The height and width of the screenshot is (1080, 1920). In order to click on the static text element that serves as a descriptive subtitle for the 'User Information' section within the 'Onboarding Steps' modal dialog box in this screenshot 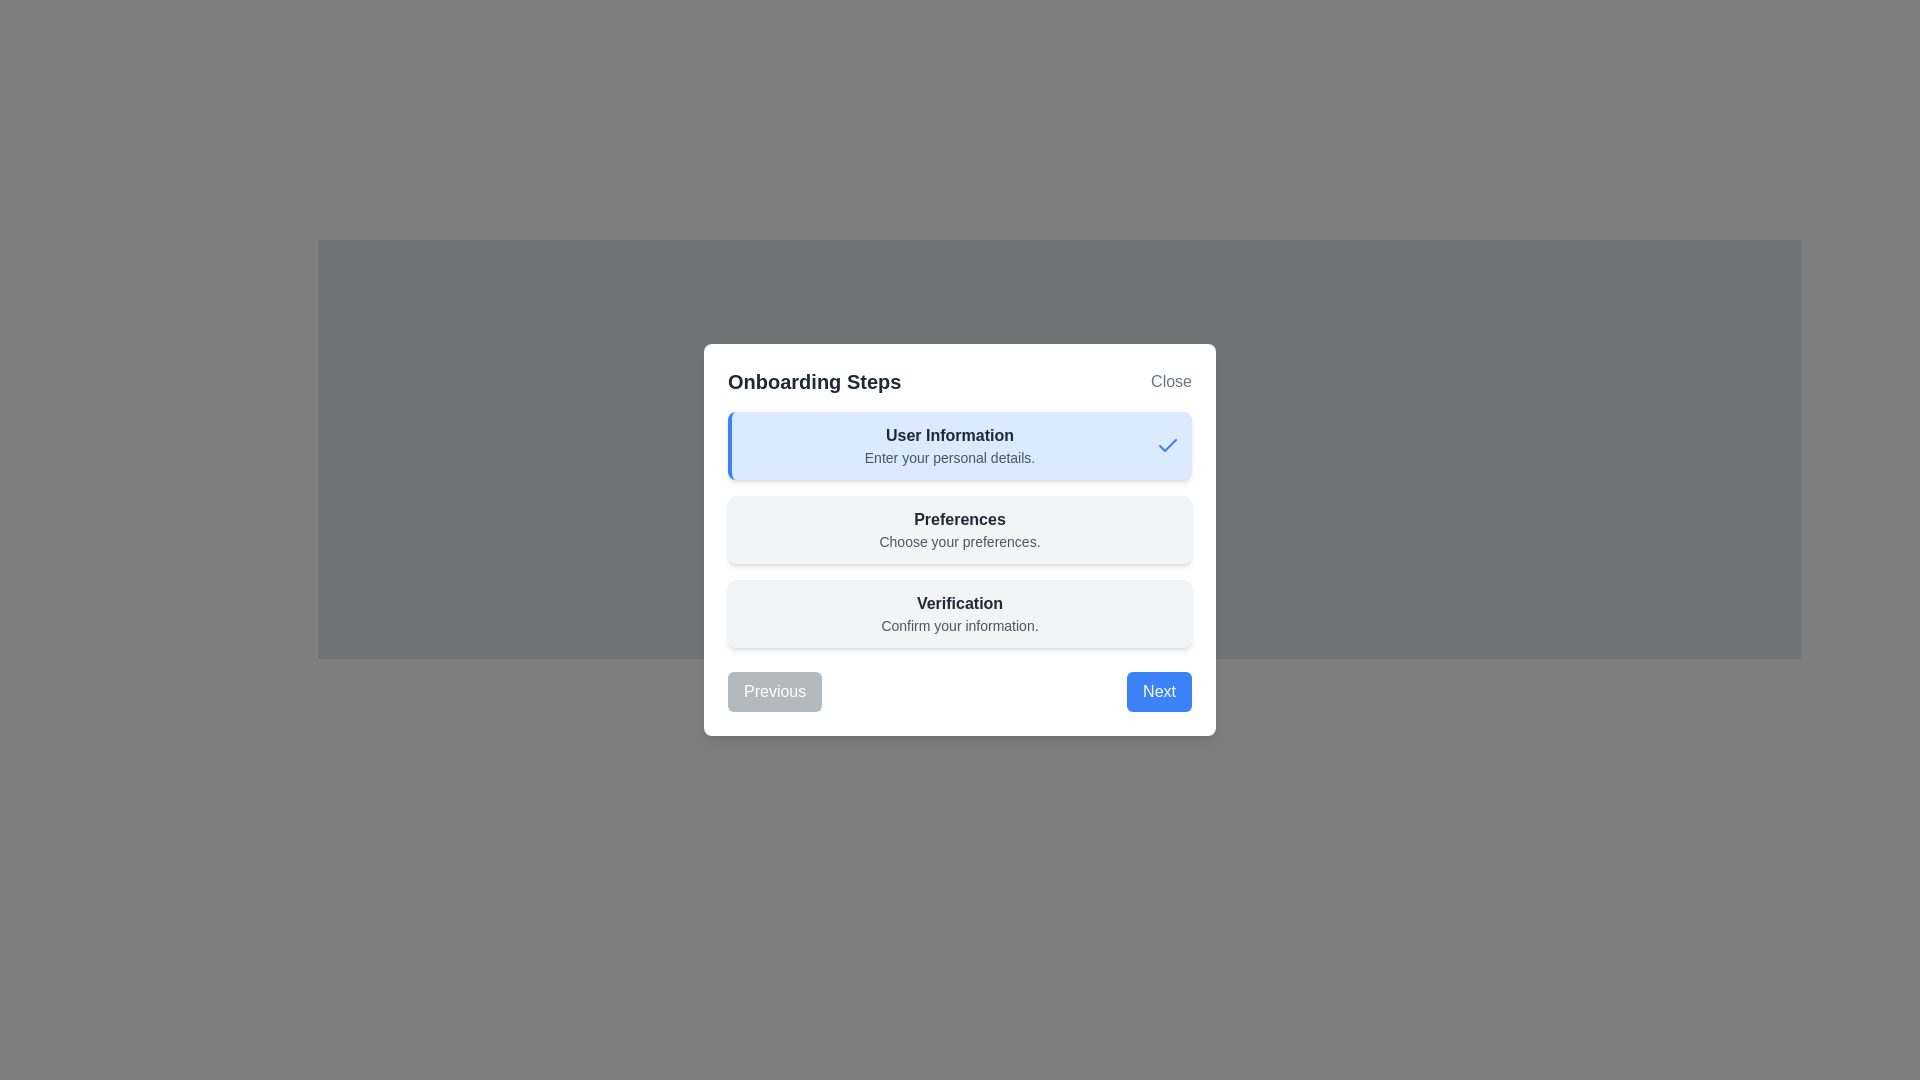, I will do `click(949, 458)`.